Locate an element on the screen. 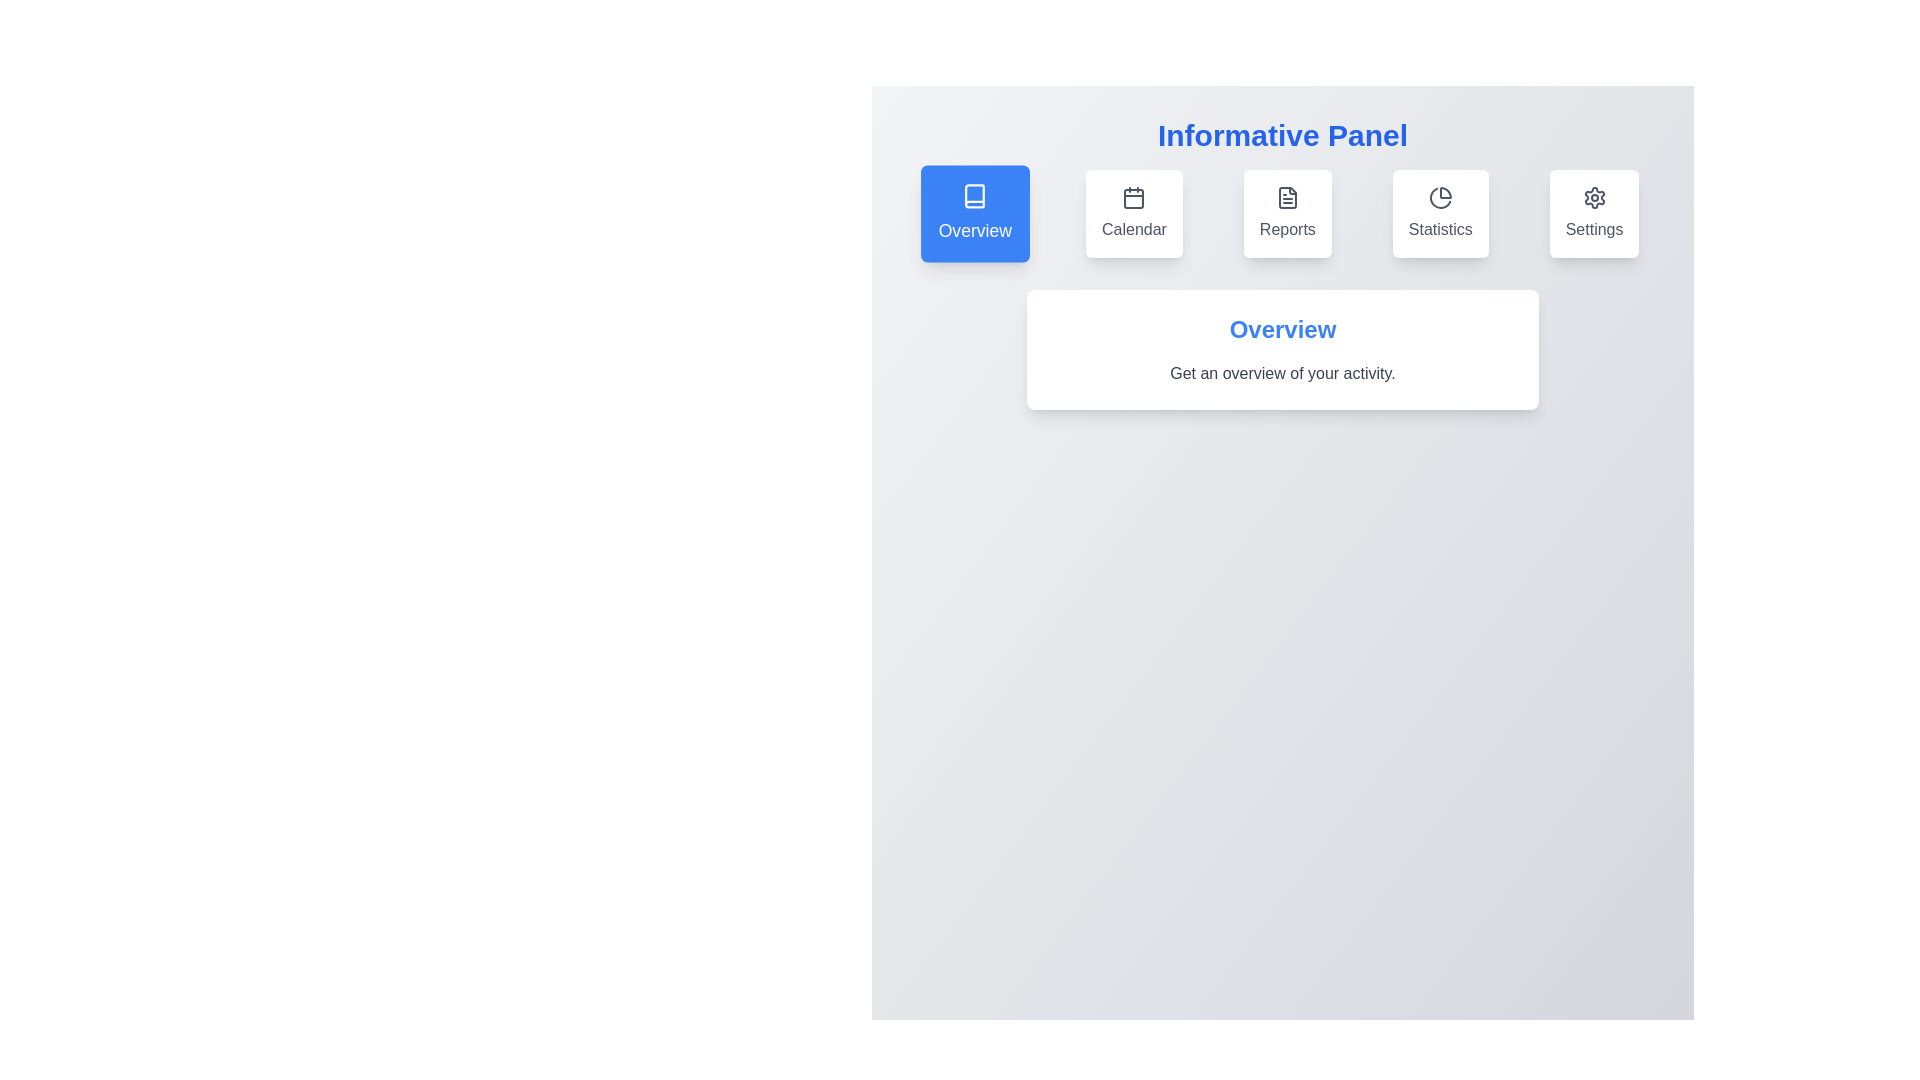  the 'Reports' text label located below the reports icon in the navigation panel is located at coordinates (1287, 229).